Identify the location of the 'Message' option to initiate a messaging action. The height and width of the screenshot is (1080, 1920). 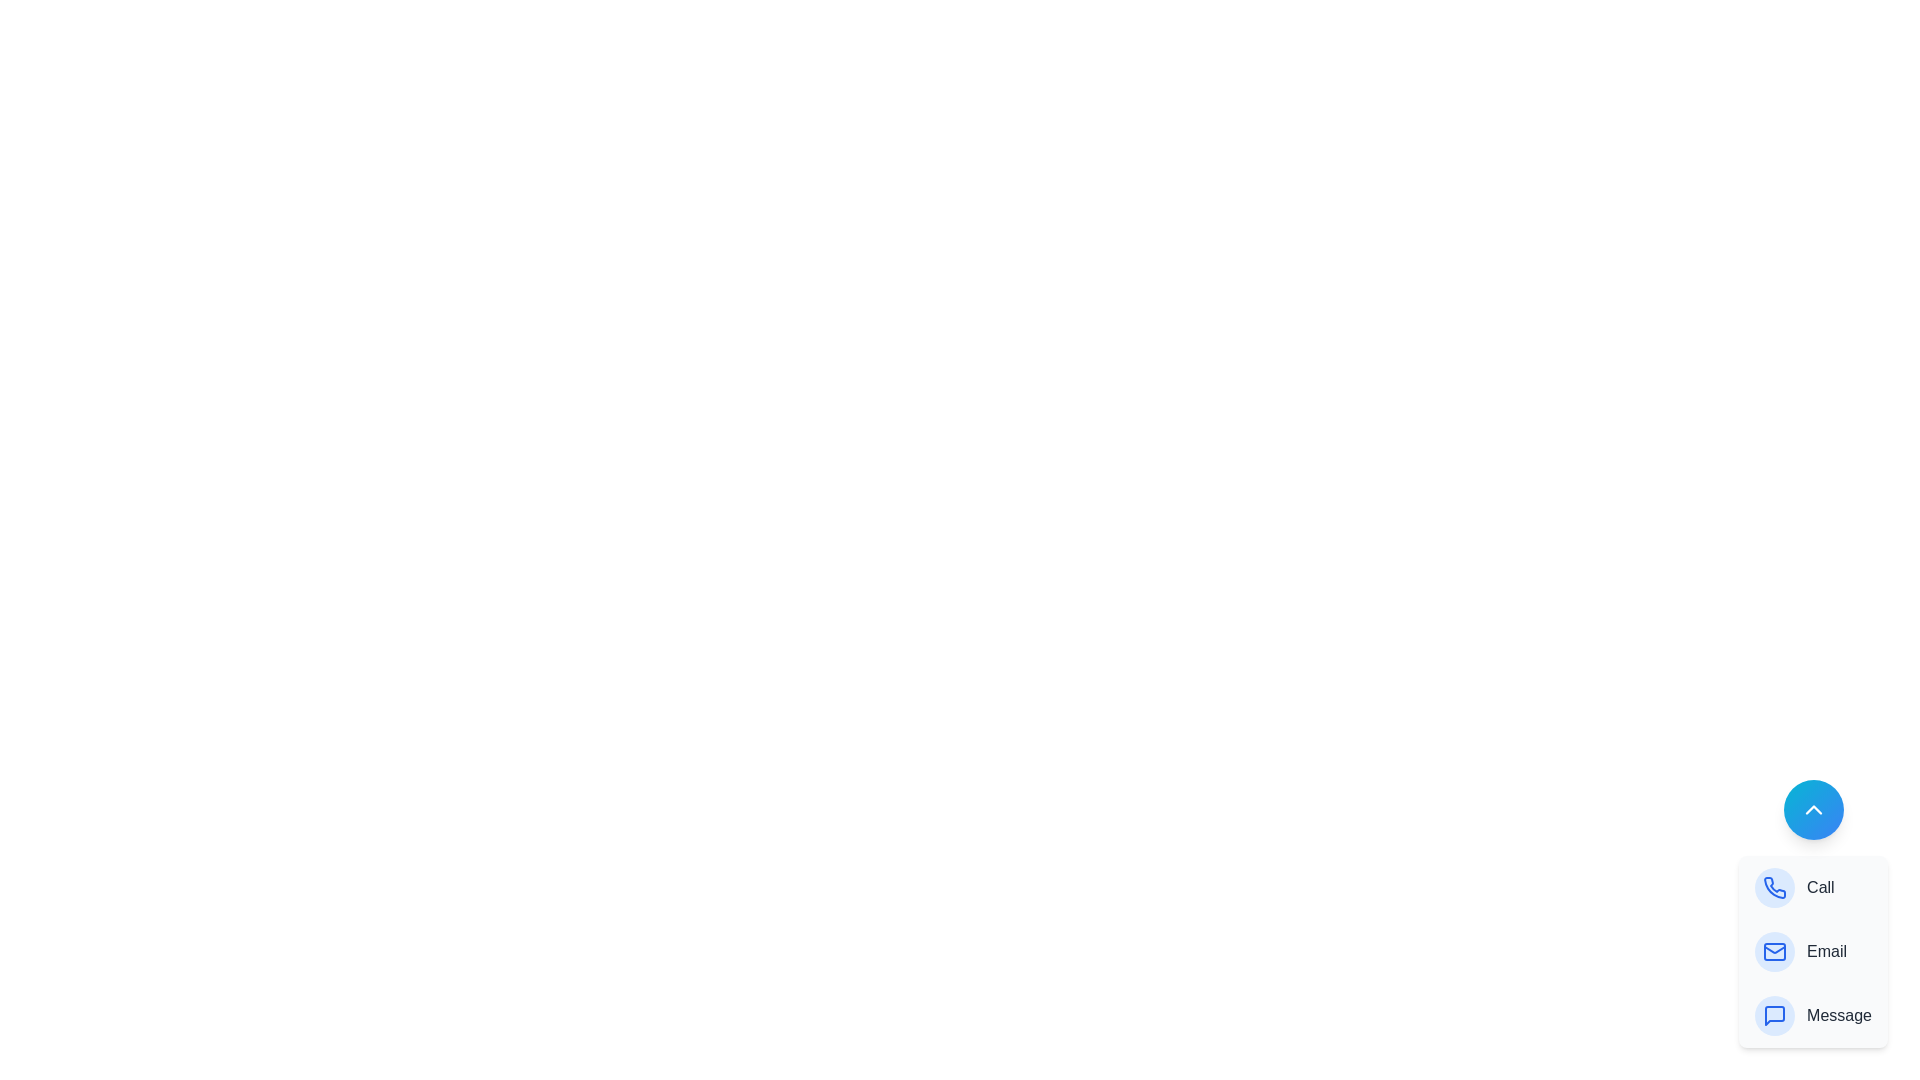
(1819, 1015).